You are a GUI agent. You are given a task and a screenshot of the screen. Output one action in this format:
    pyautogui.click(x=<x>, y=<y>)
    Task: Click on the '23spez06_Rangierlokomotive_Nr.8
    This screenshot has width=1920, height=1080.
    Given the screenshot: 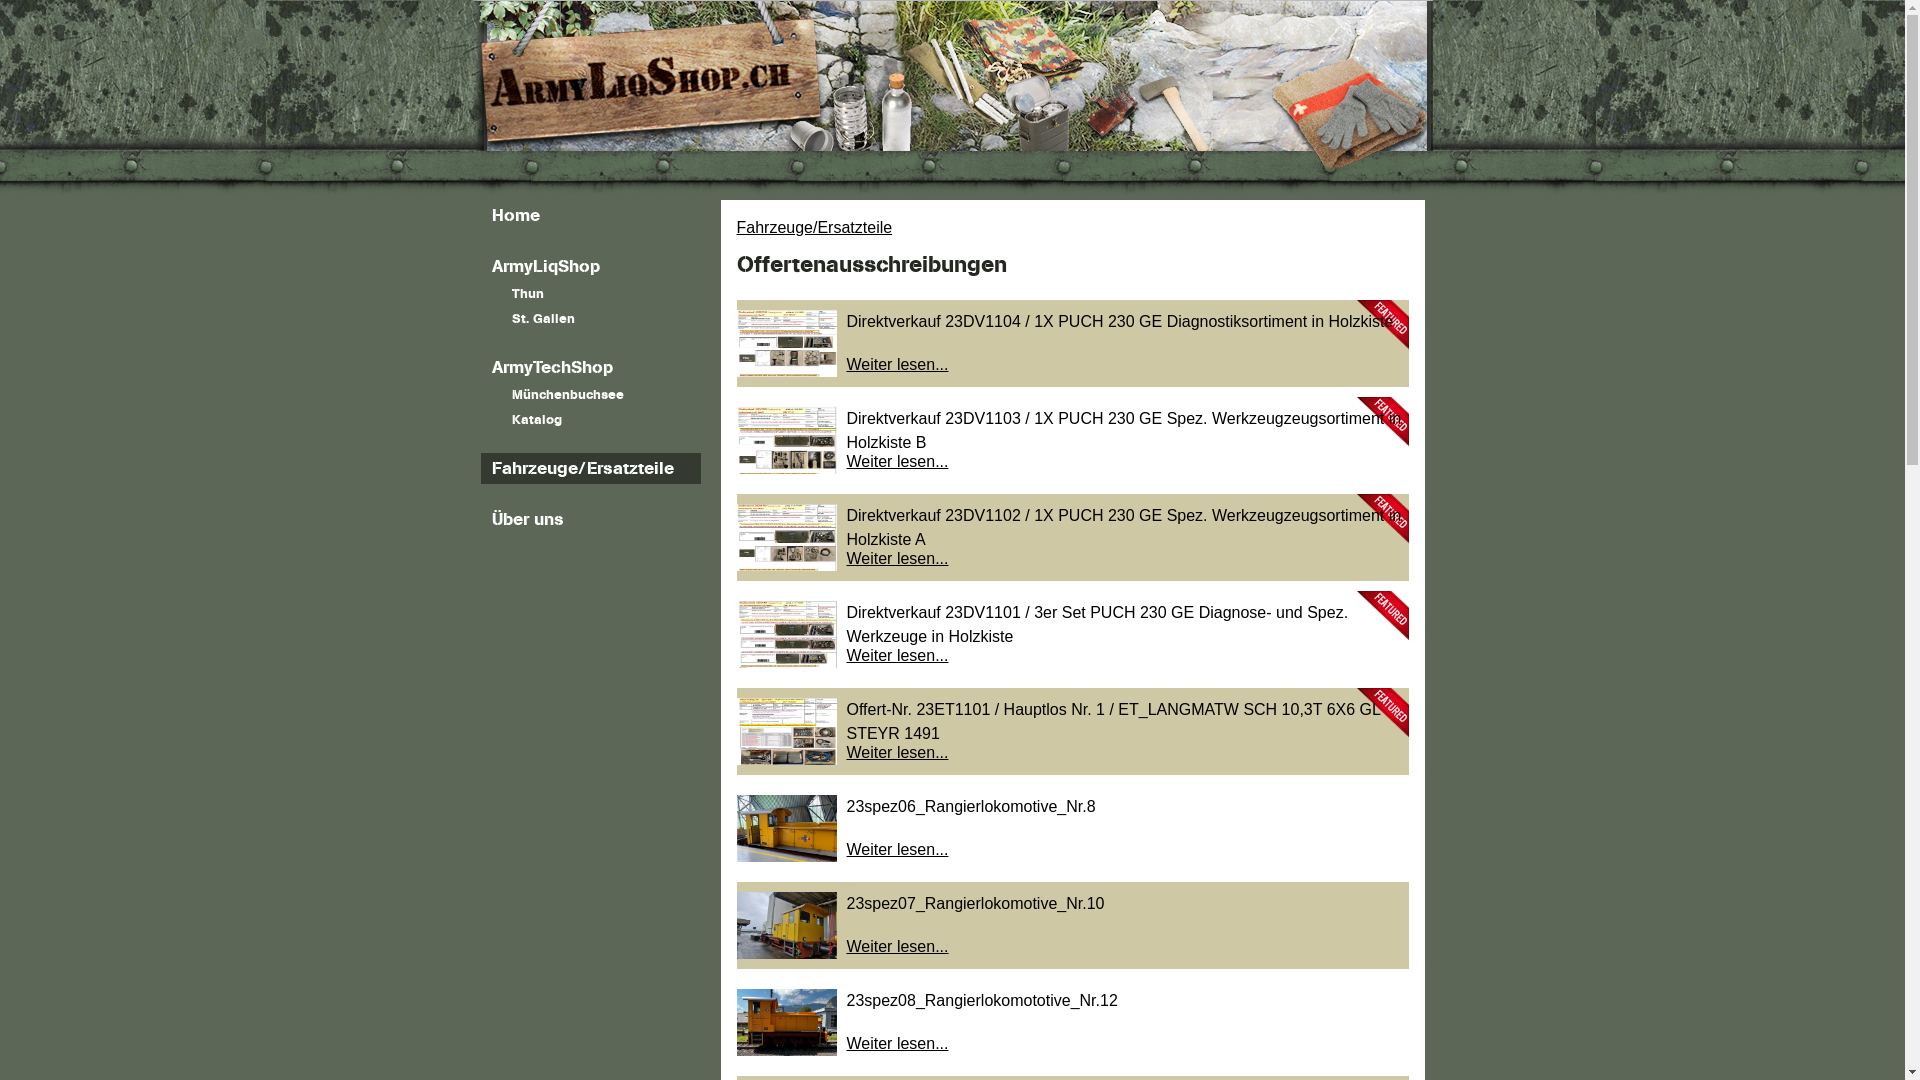 What is the action you would take?
    pyautogui.click(x=1070, y=828)
    